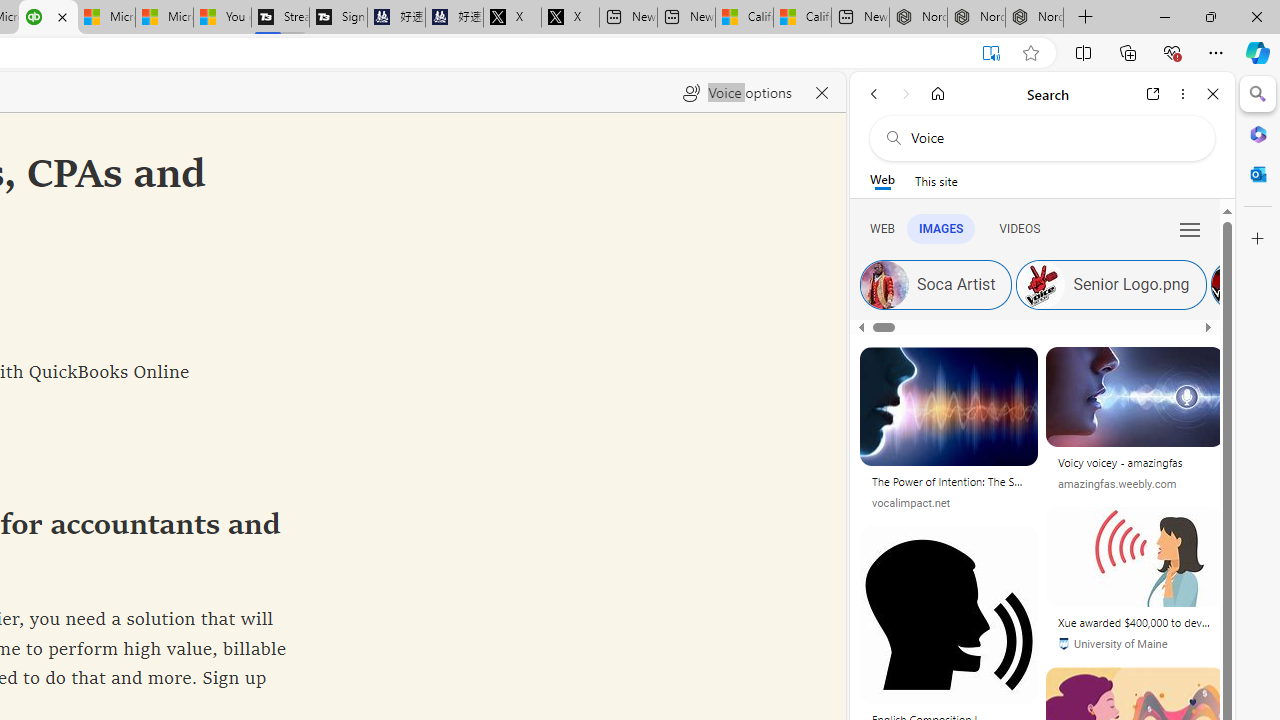 The width and height of the screenshot is (1280, 720). What do you see at coordinates (821, 92) in the screenshot?
I see `'Close read aloud'` at bounding box center [821, 92].